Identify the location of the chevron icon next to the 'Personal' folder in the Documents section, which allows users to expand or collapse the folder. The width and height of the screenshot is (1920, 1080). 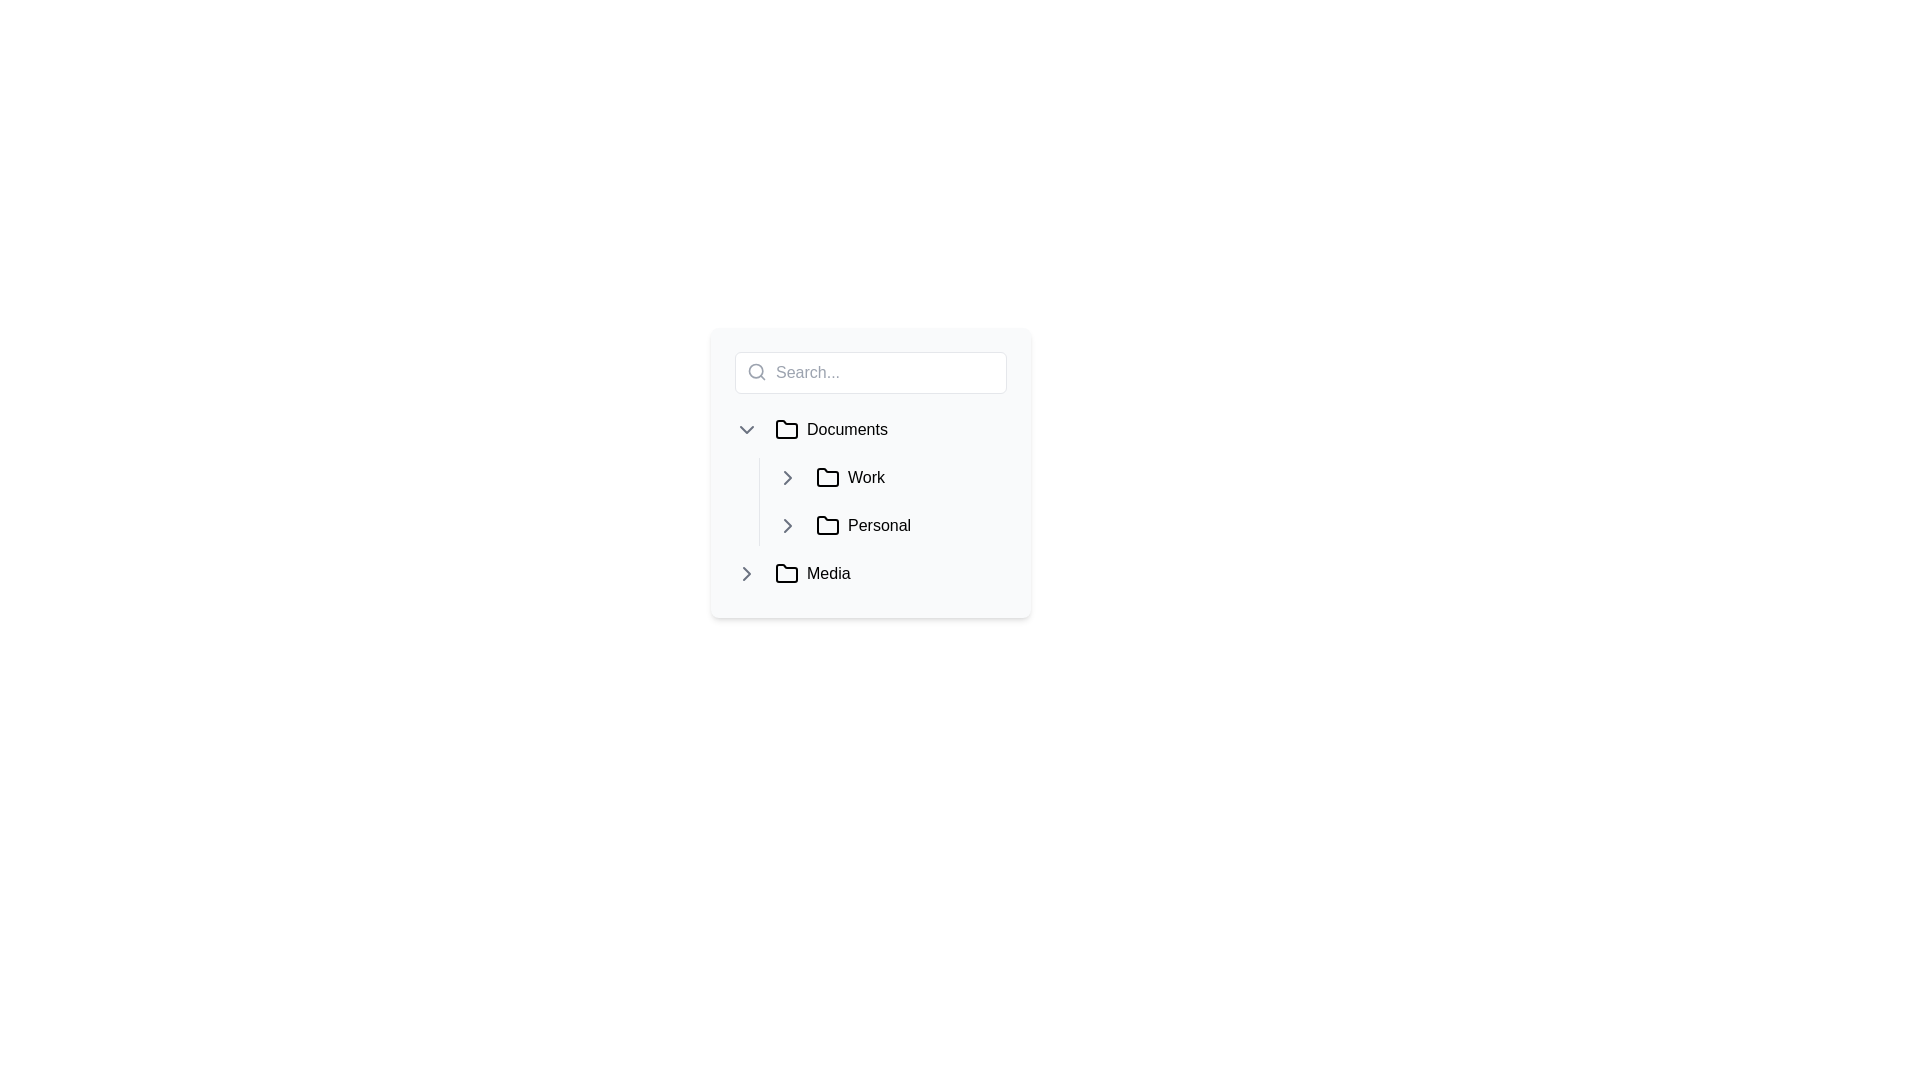
(786, 524).